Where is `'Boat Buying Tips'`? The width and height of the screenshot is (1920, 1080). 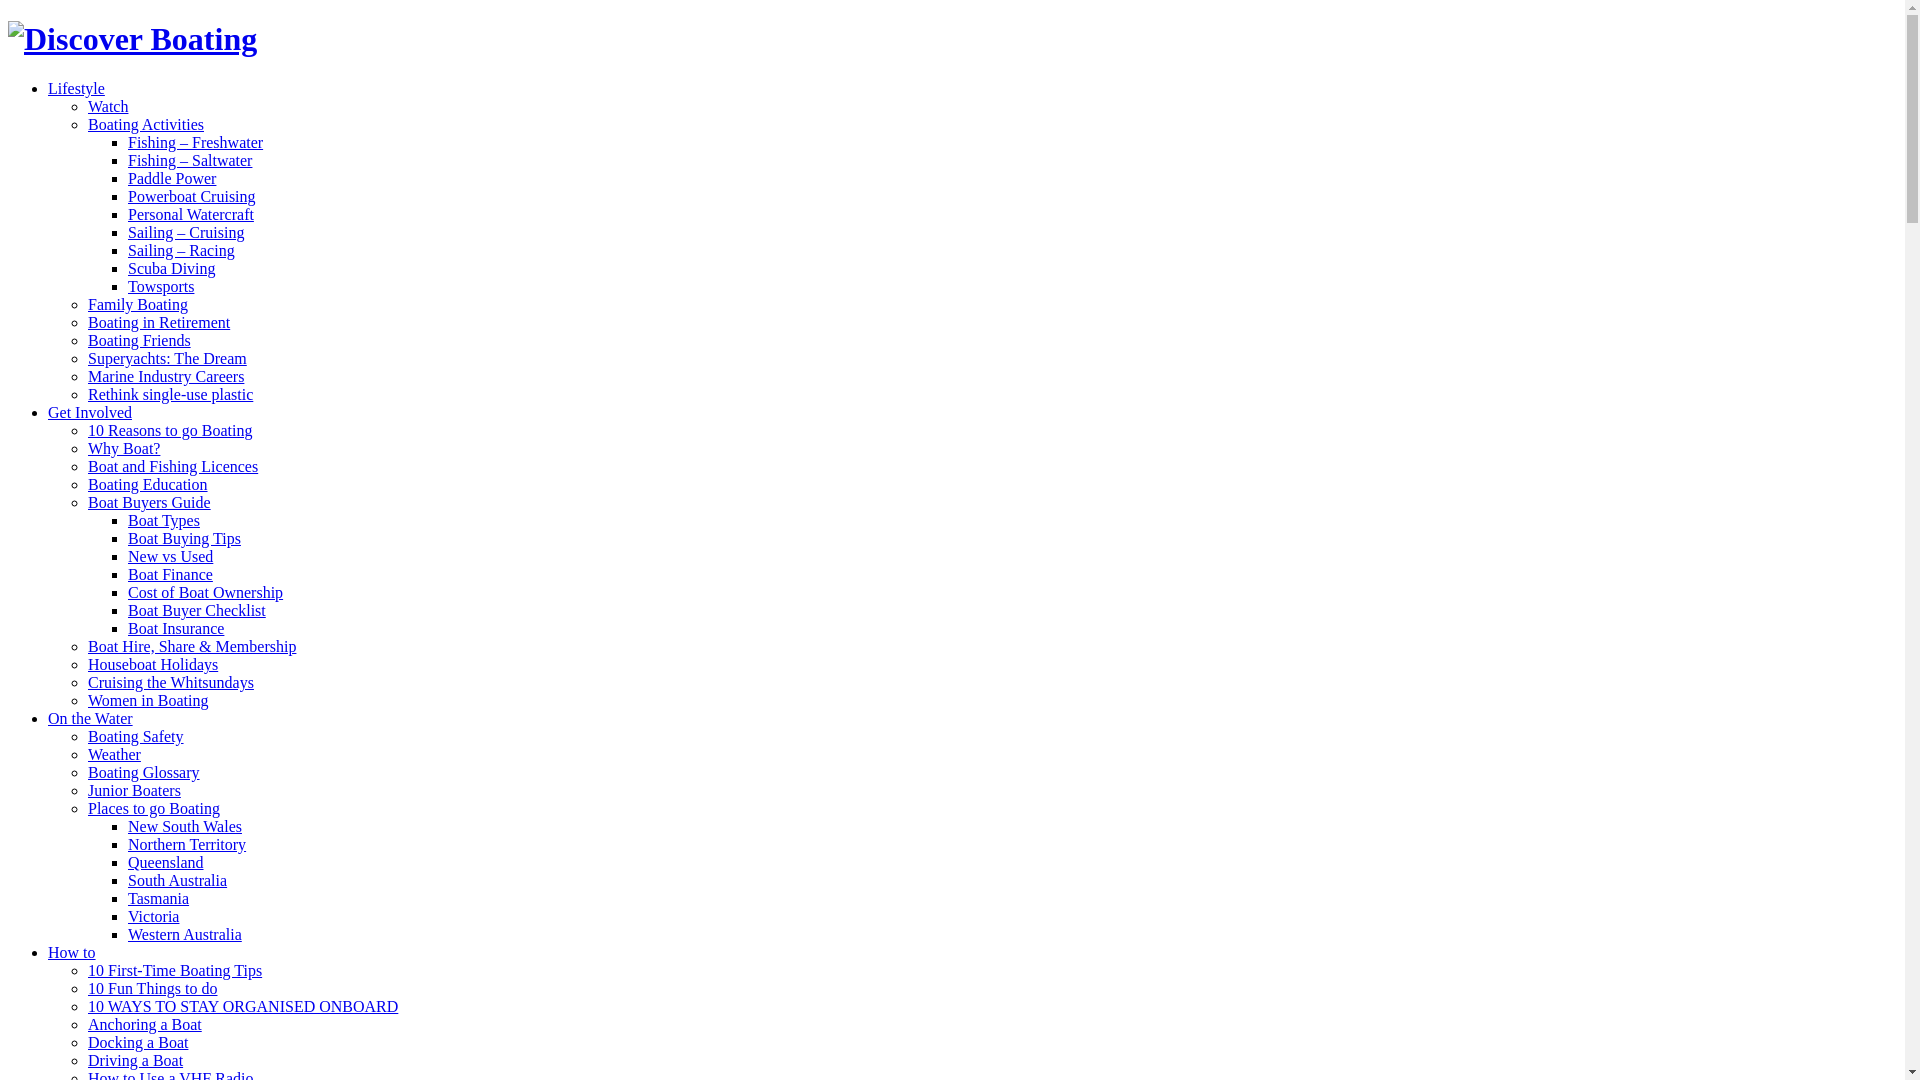
'Boat Buying Tips' is located at coordinates (184, 537).